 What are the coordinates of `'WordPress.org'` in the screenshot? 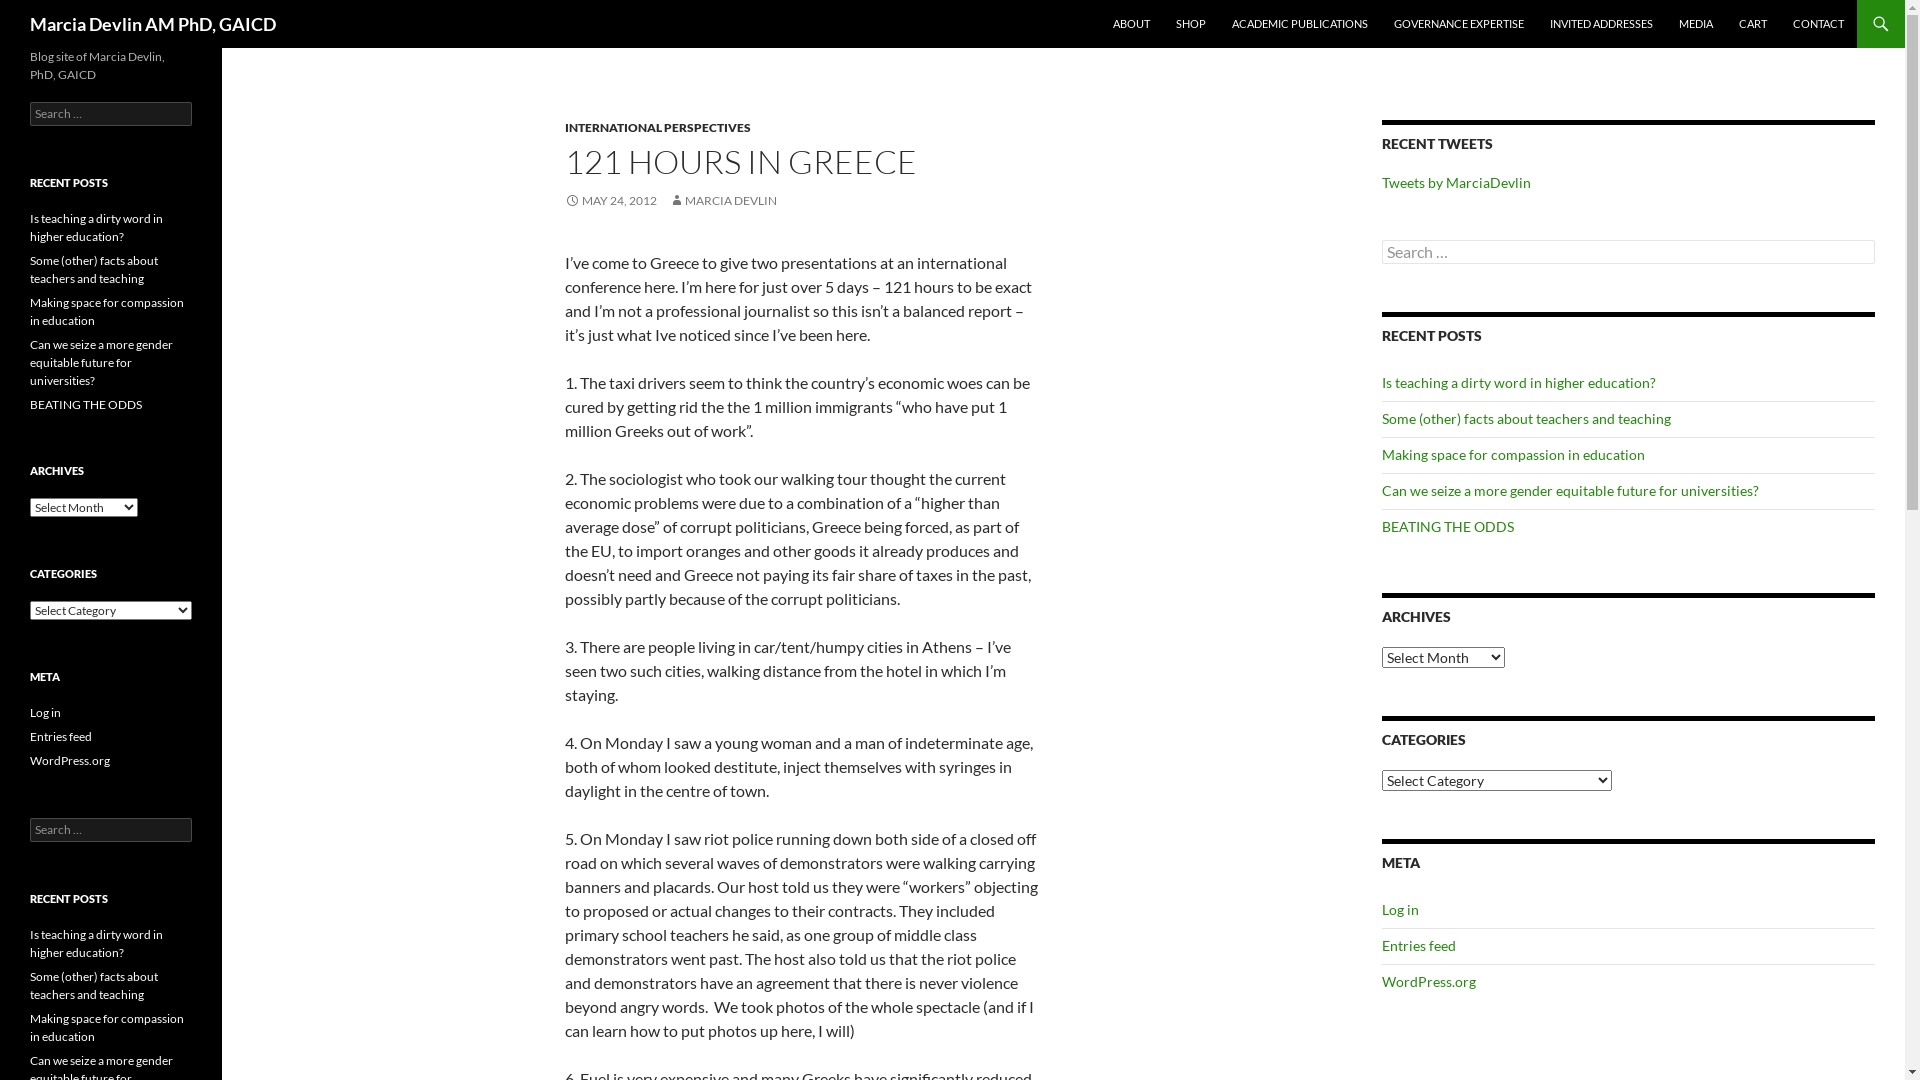 It's located at (70, 760).